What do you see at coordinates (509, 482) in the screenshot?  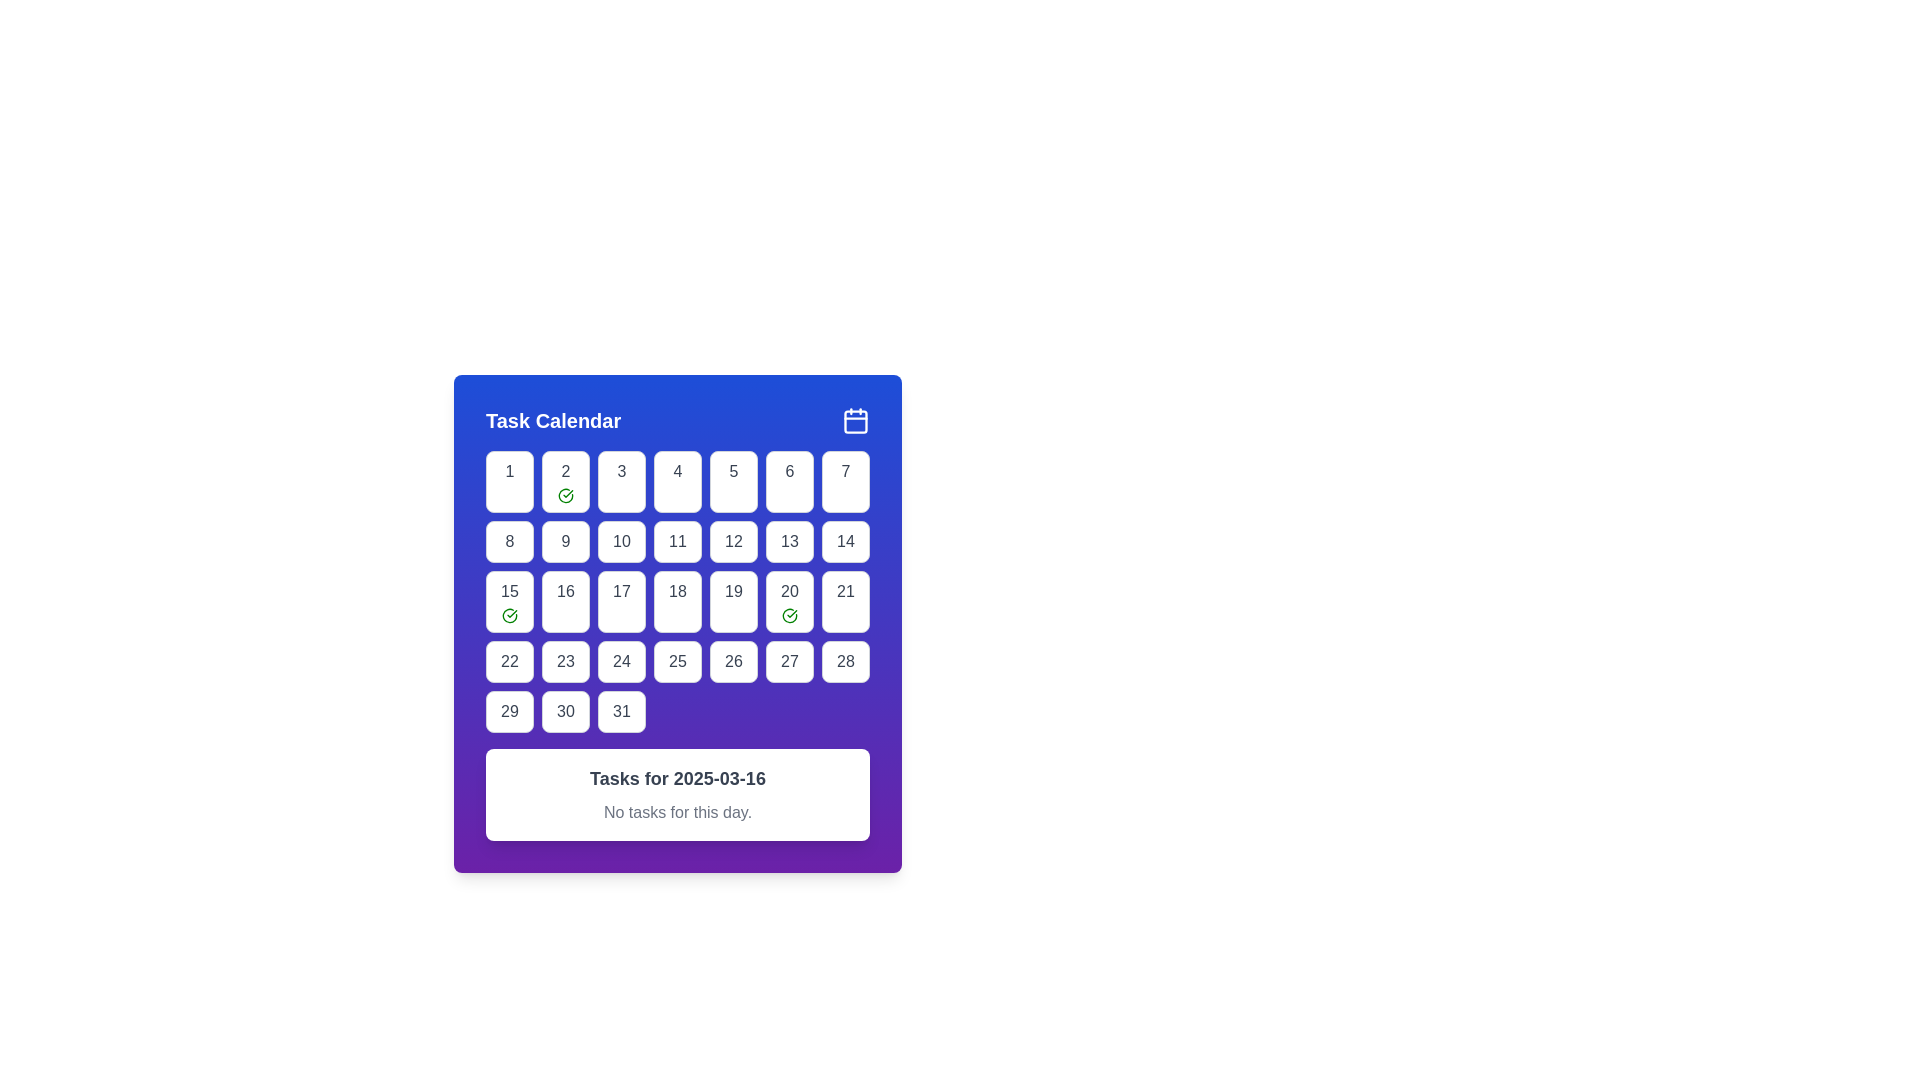 I see `the button representing the first day of the month in the calendar grid` at bounding box center [509, 482].